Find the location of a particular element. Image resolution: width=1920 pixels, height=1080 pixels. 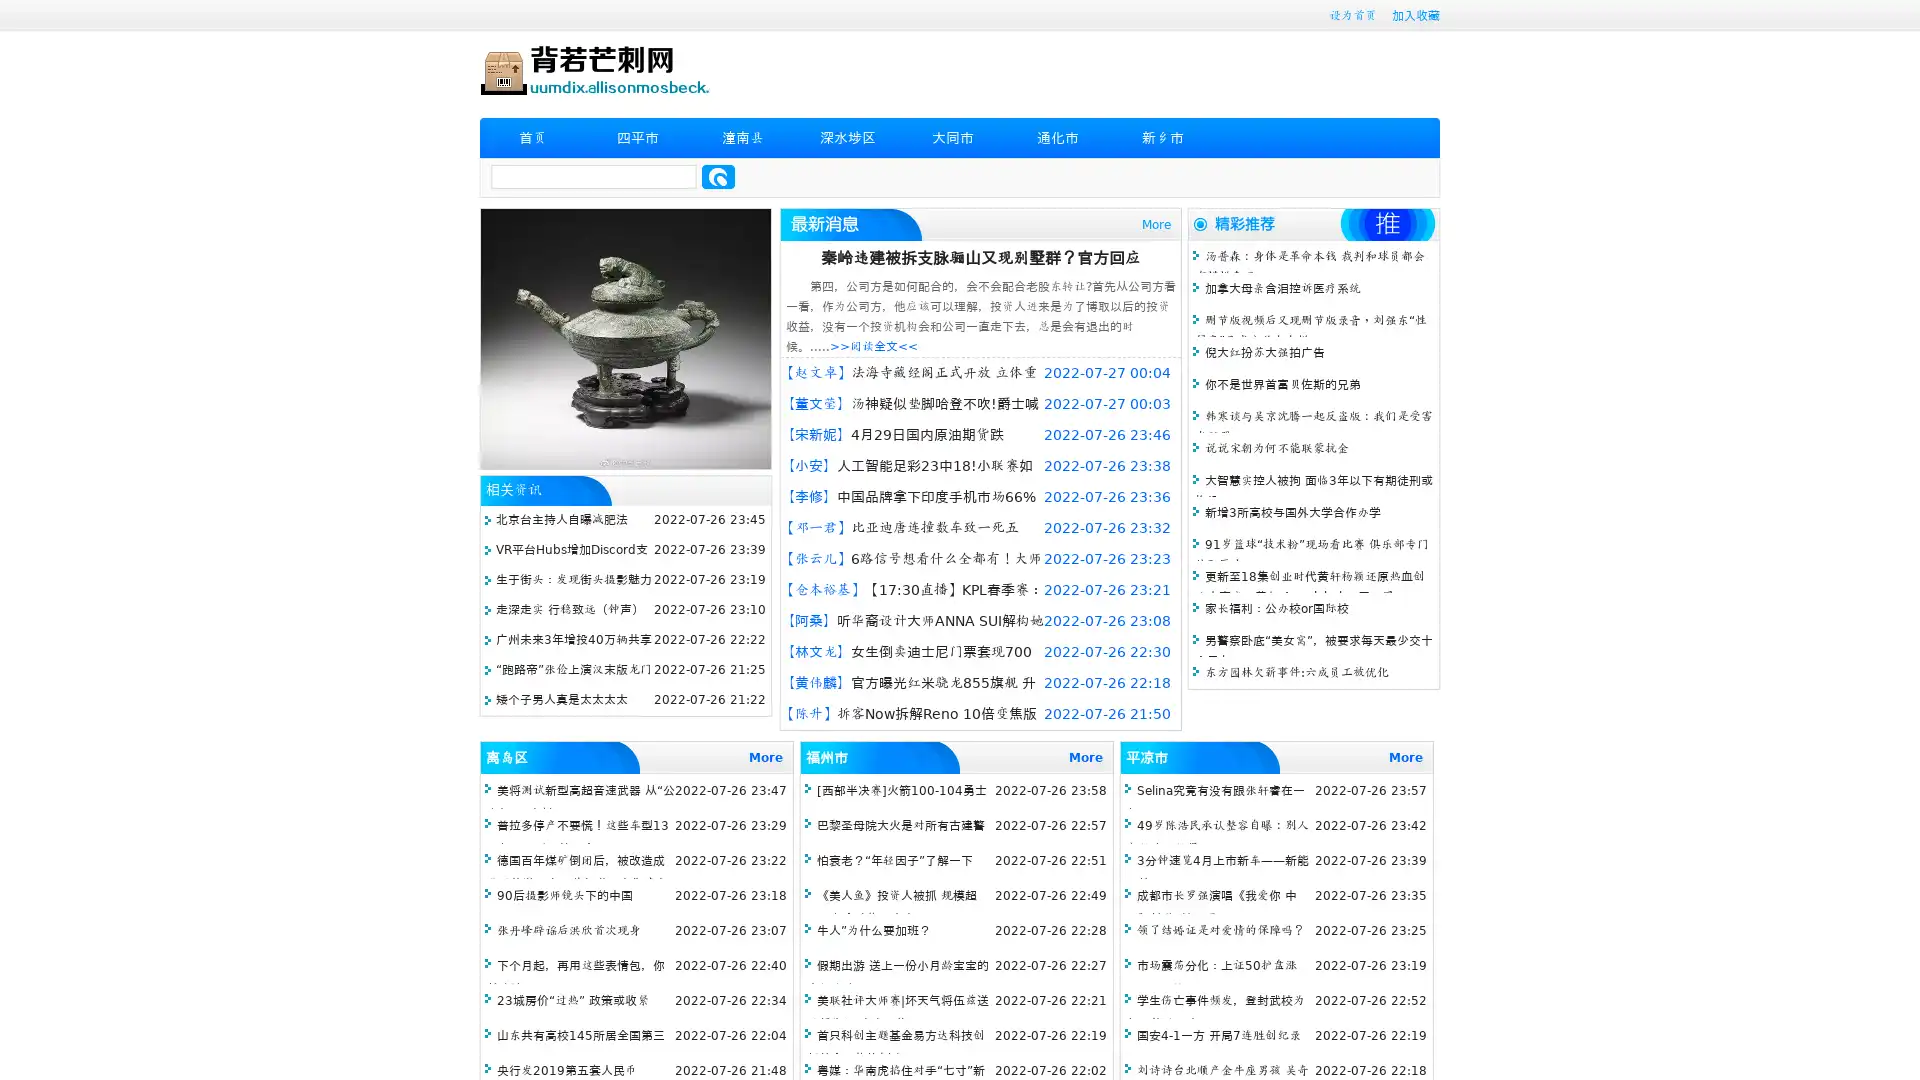

Search is located at coordinates (718, 176).